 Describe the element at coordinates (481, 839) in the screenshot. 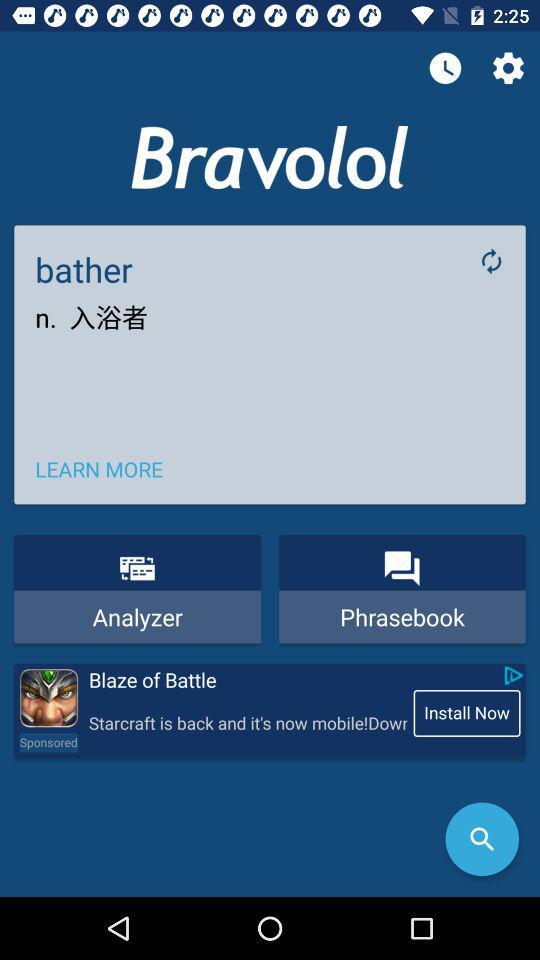

I see `search` at that location.